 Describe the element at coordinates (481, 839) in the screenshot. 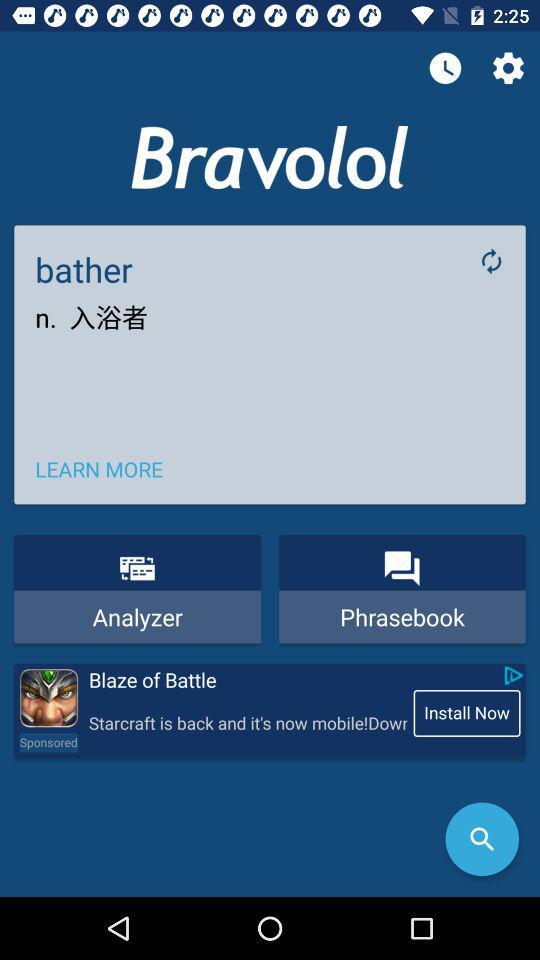

I see `search` at that location.